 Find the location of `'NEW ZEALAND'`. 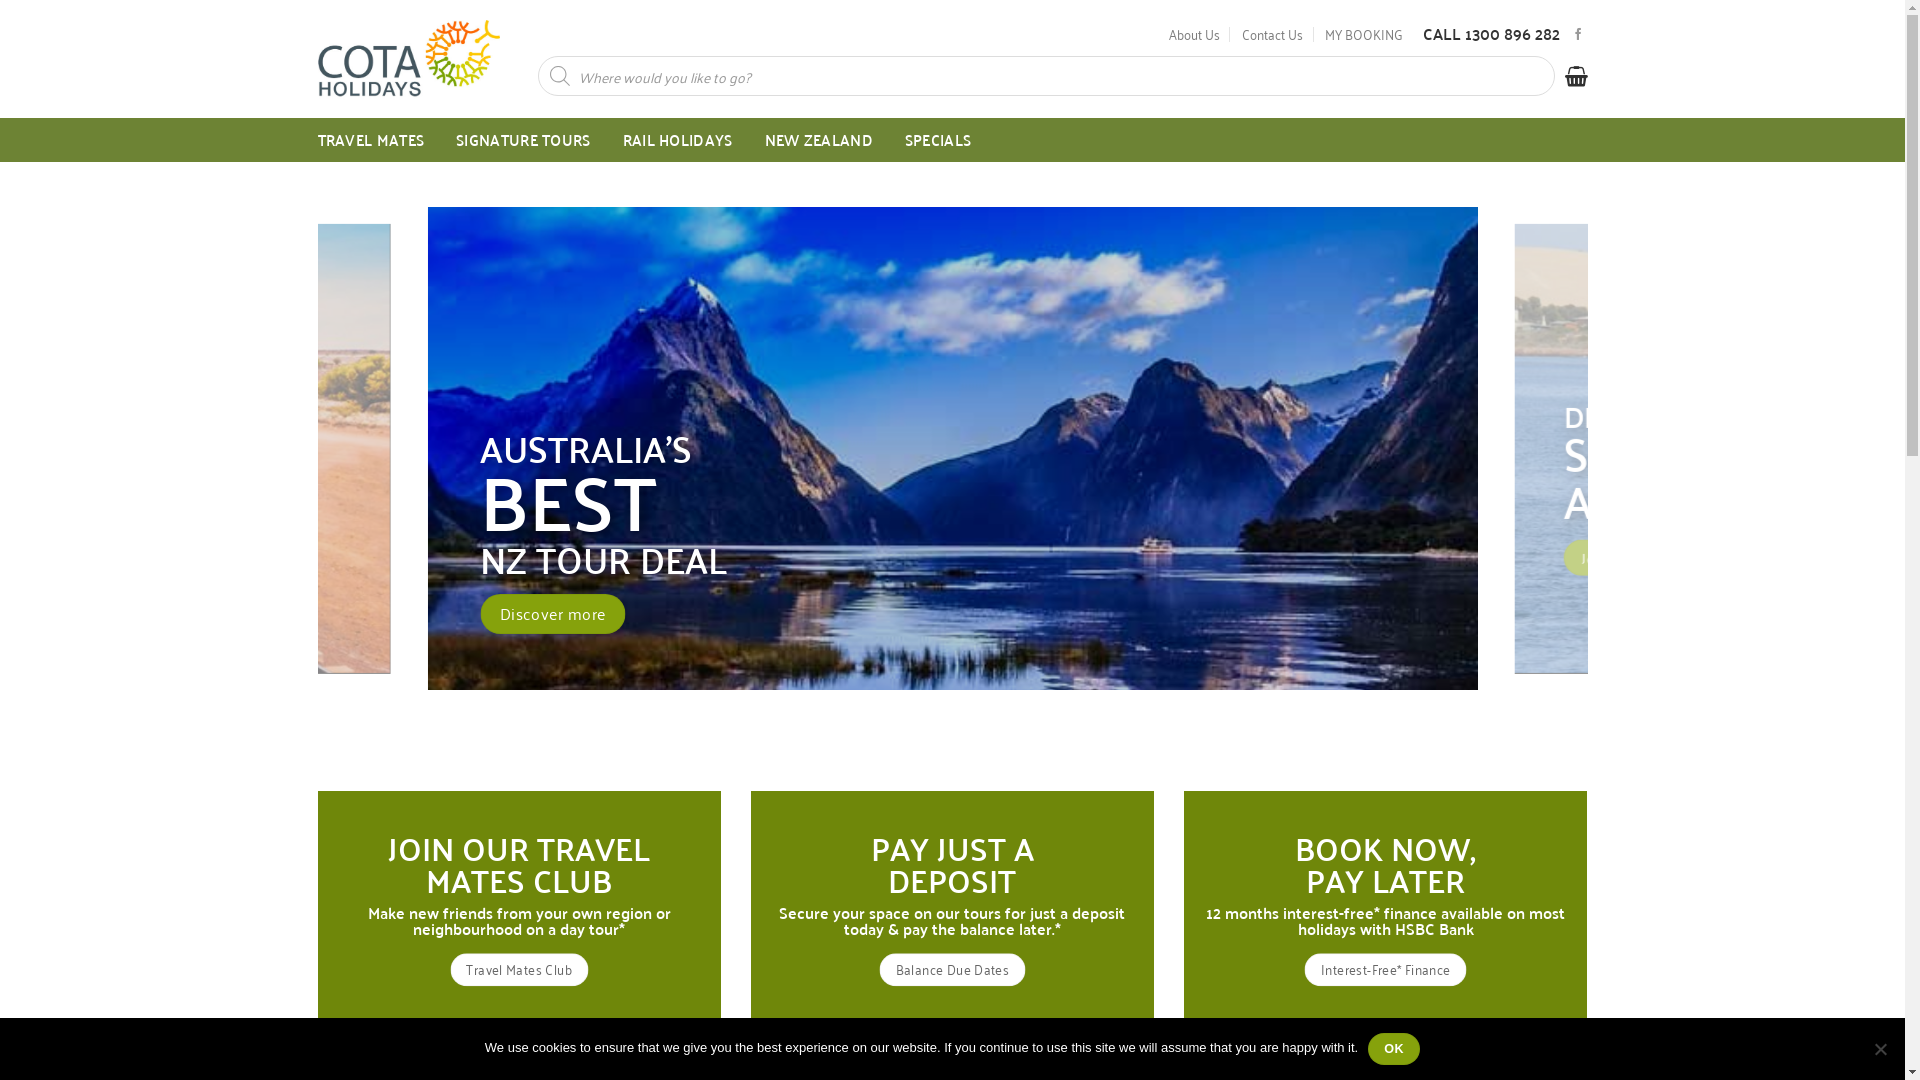

'NEW ZEALAND' is located at coordinates (819, 138).